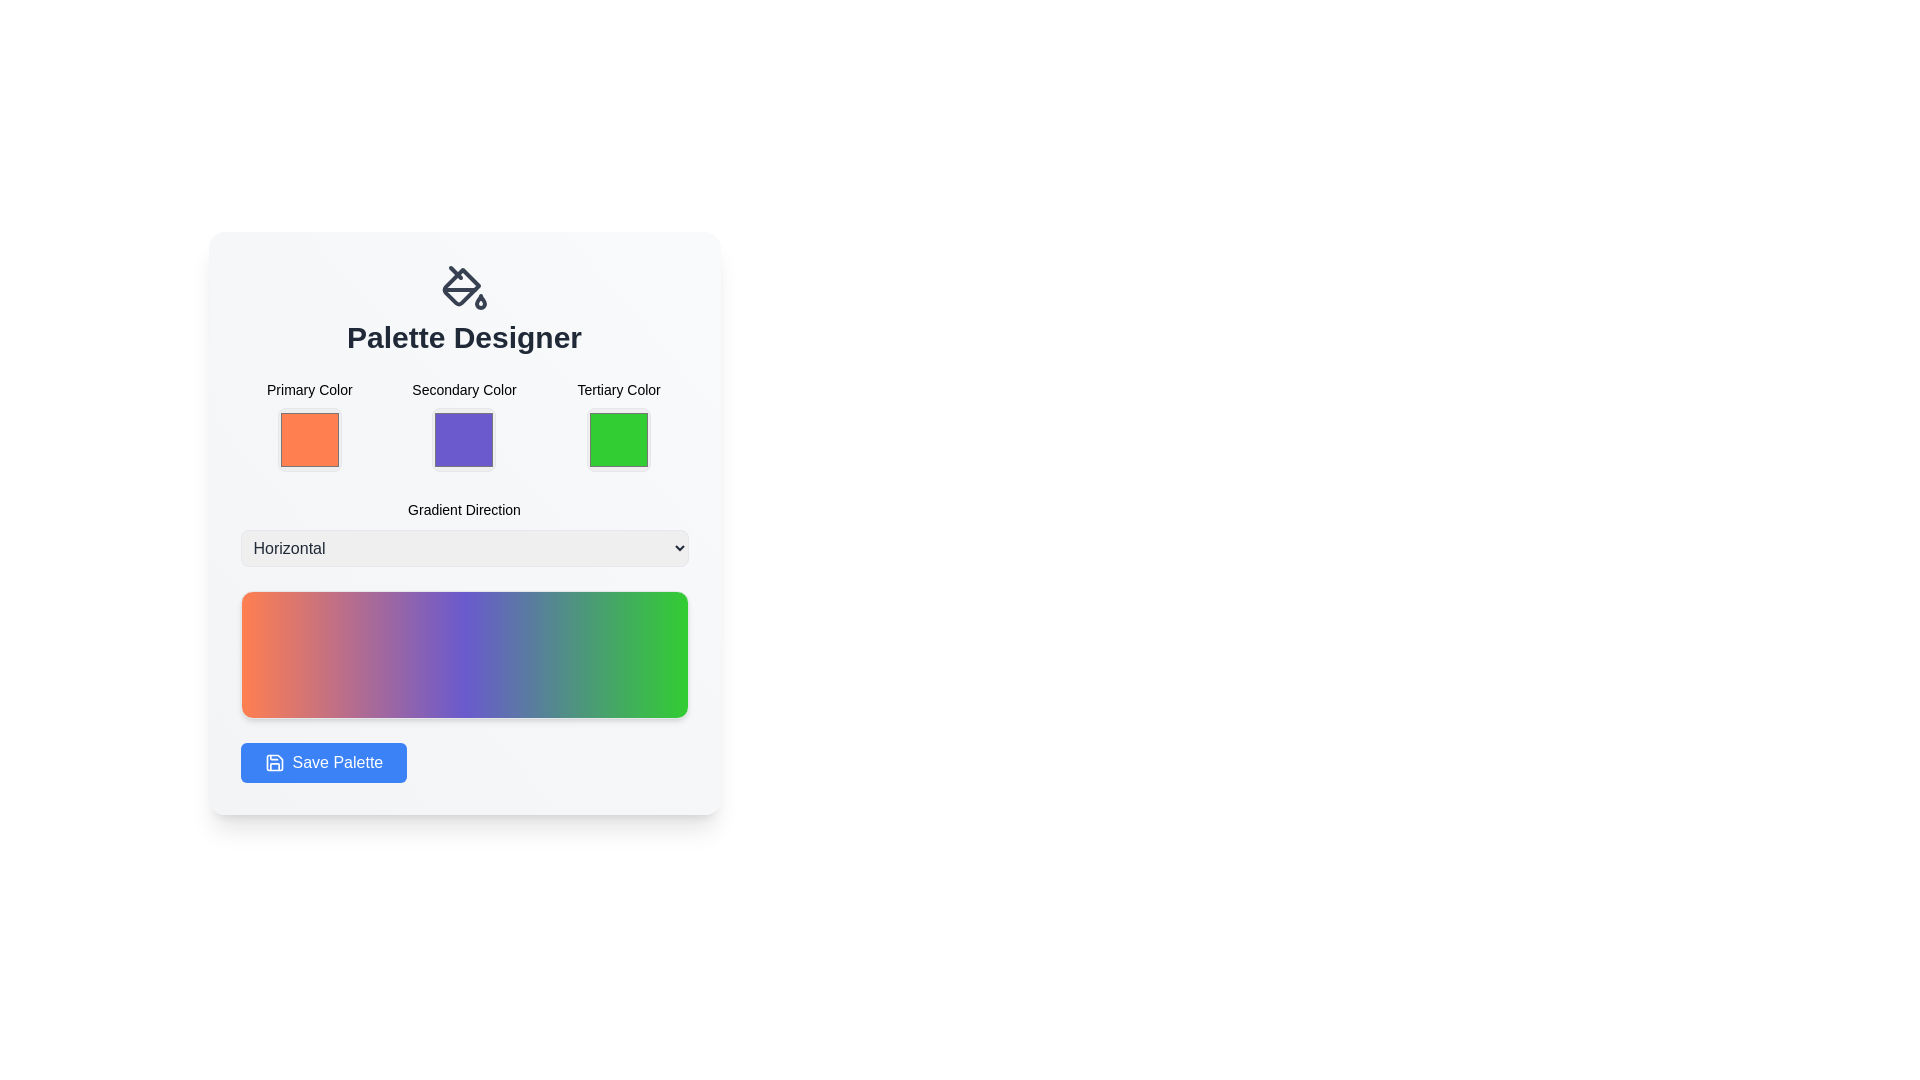 The width and height of the screenshot is (1920, 1080). Describe the element at coordinates (323, 763) in the screenshot. I see `the blue rectangular 'Save Palette' button with rounded corners, which displays a floppy disk icon and white text` at that location.